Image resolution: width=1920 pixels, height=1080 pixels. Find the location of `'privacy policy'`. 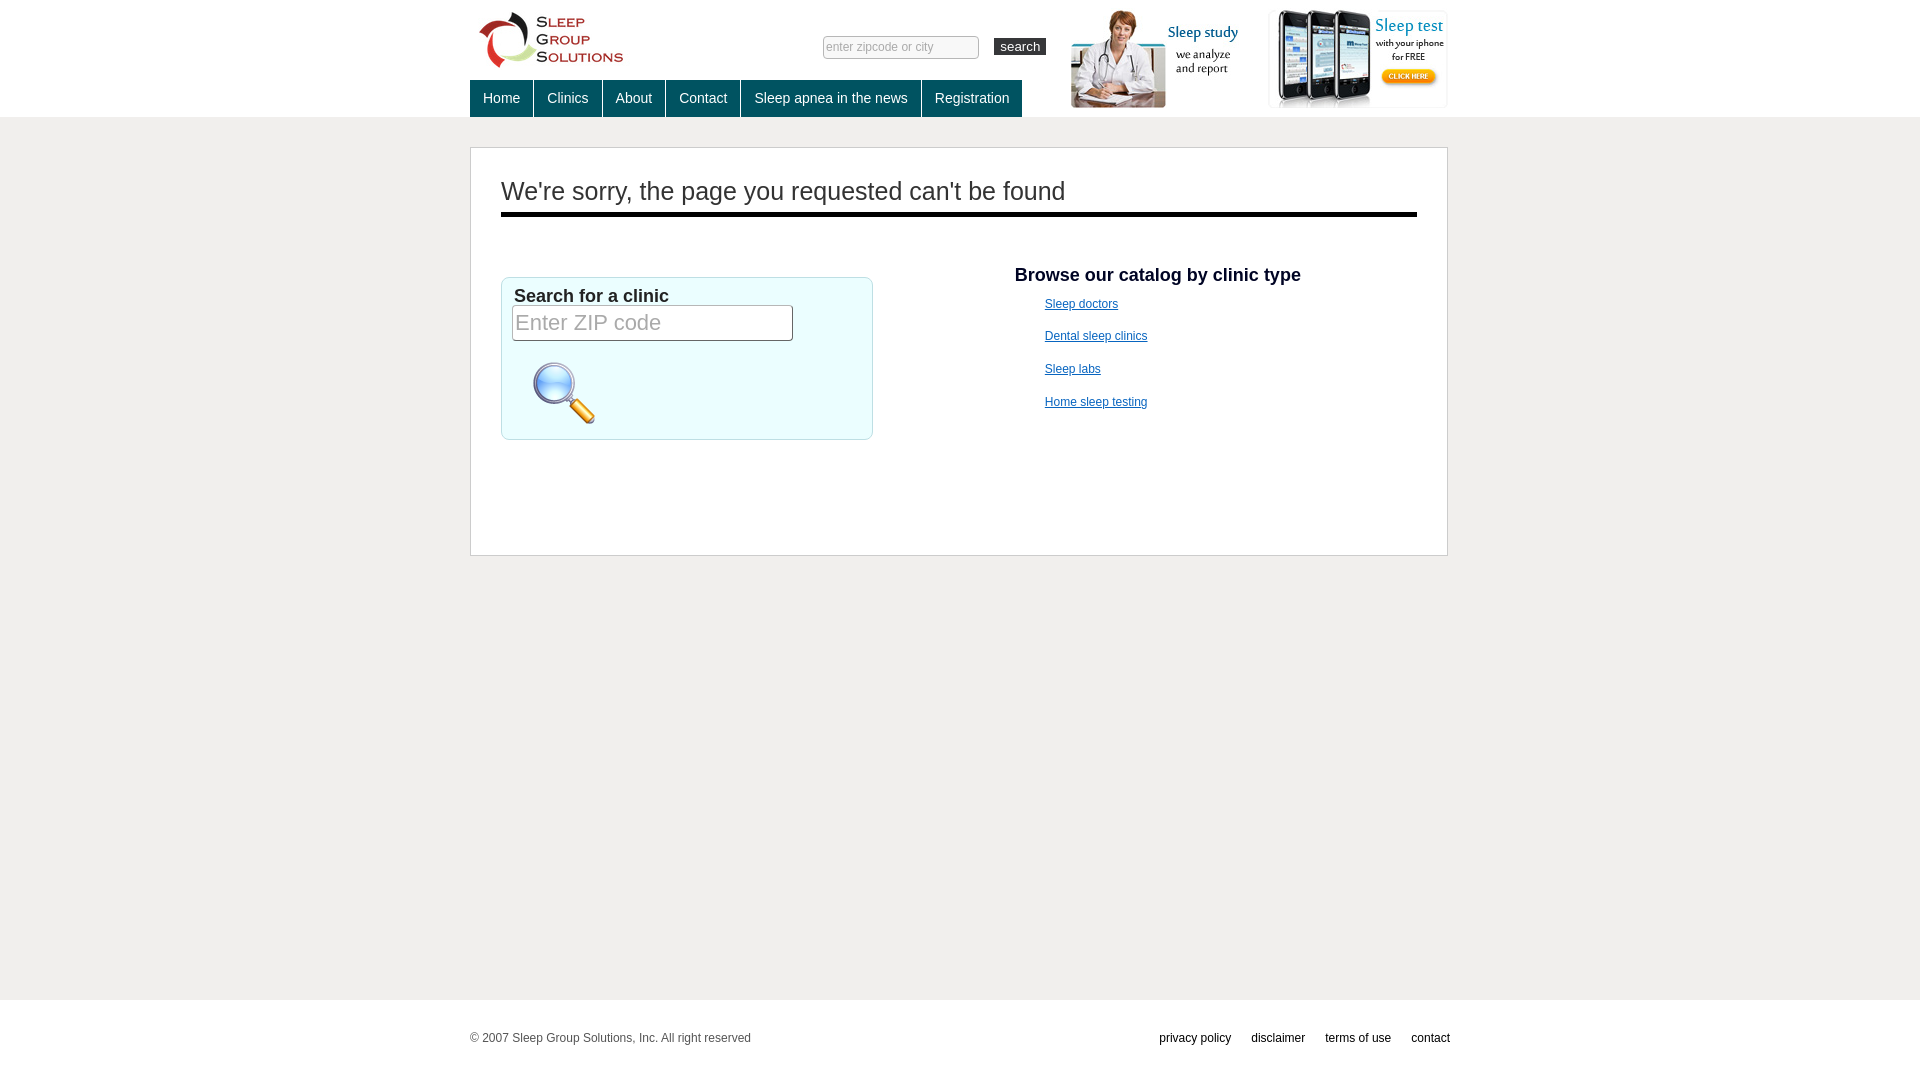

'privacy policy' is located at coordinates (1158, 1036).